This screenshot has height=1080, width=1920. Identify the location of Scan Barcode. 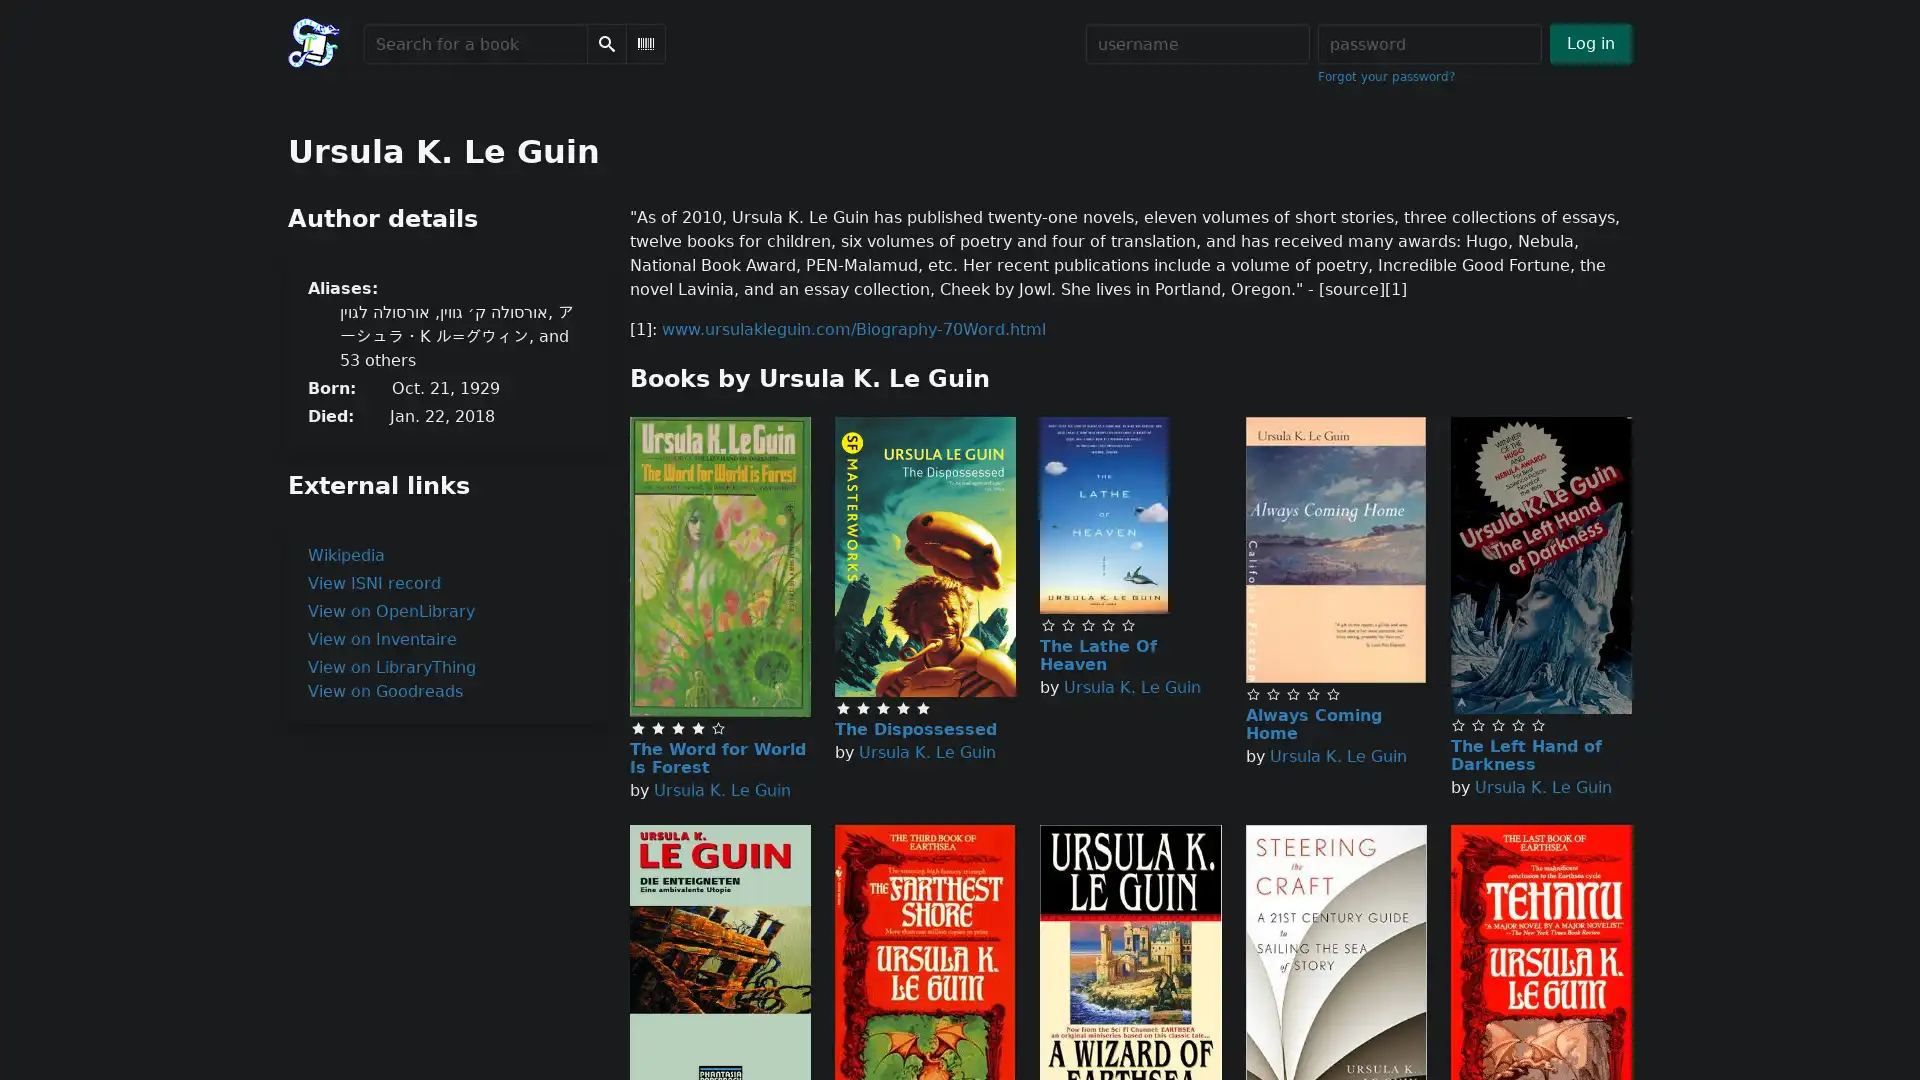
(646, 43).